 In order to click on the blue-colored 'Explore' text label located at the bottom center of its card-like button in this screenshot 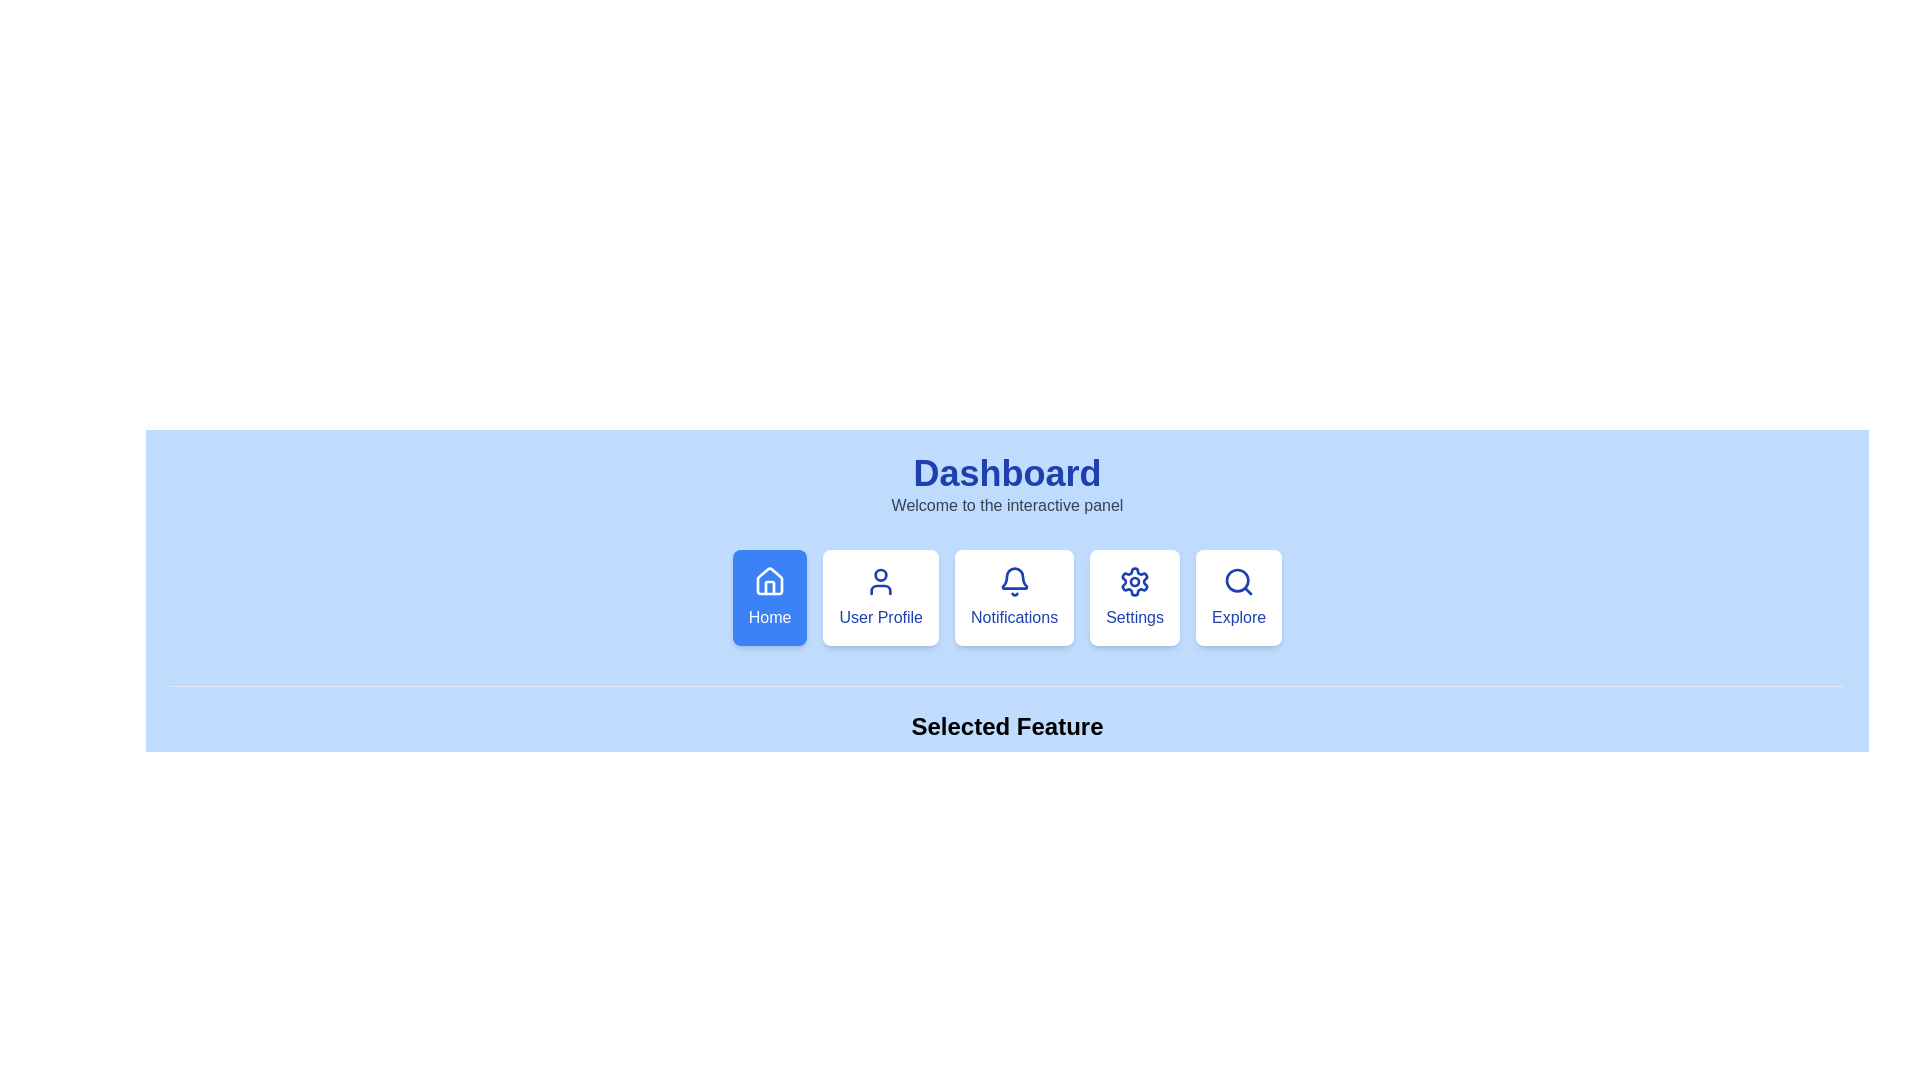, I will do `click(1238, 616)`.